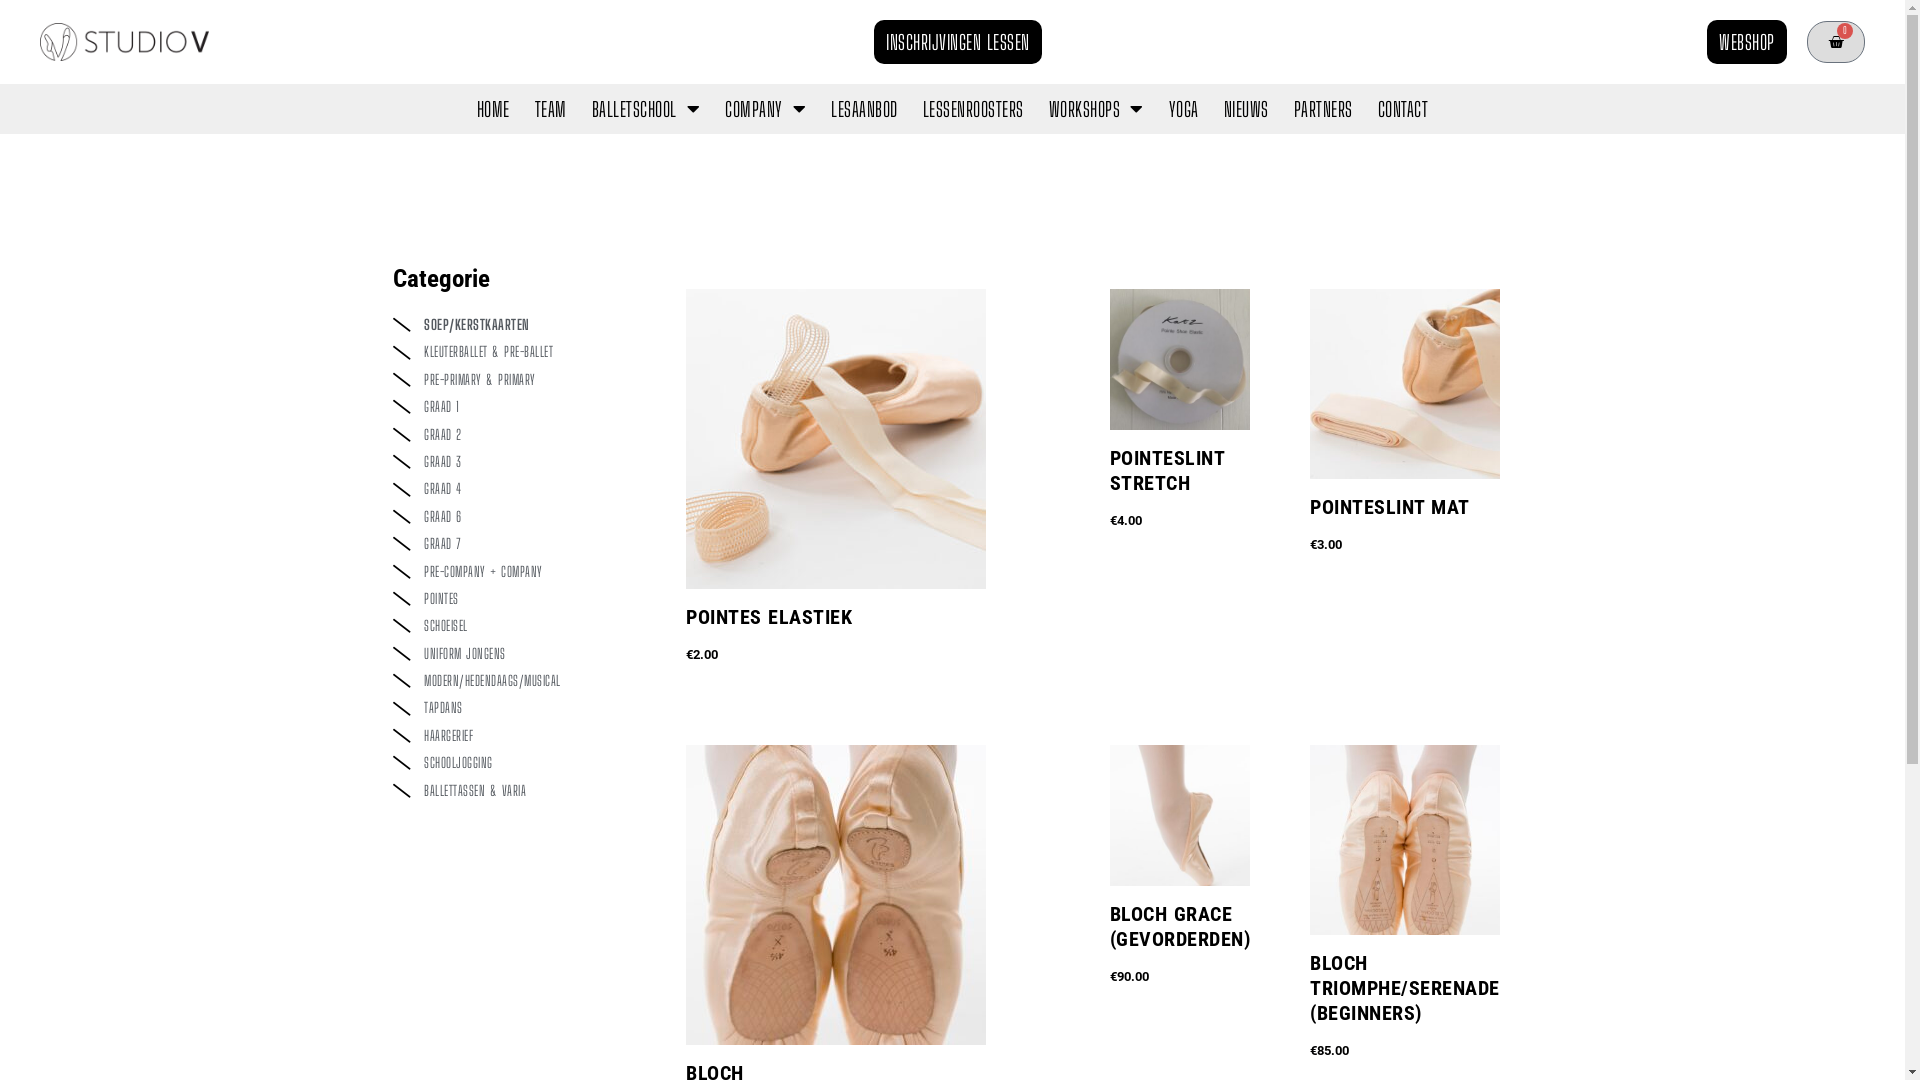 The image size is (1920, 1080). Describe the element at coordinates (1310, 1005) in the screenshot. I see `'BLOCH TRIOMPHE/SERENADE (BEGINNERS)'` at that location.